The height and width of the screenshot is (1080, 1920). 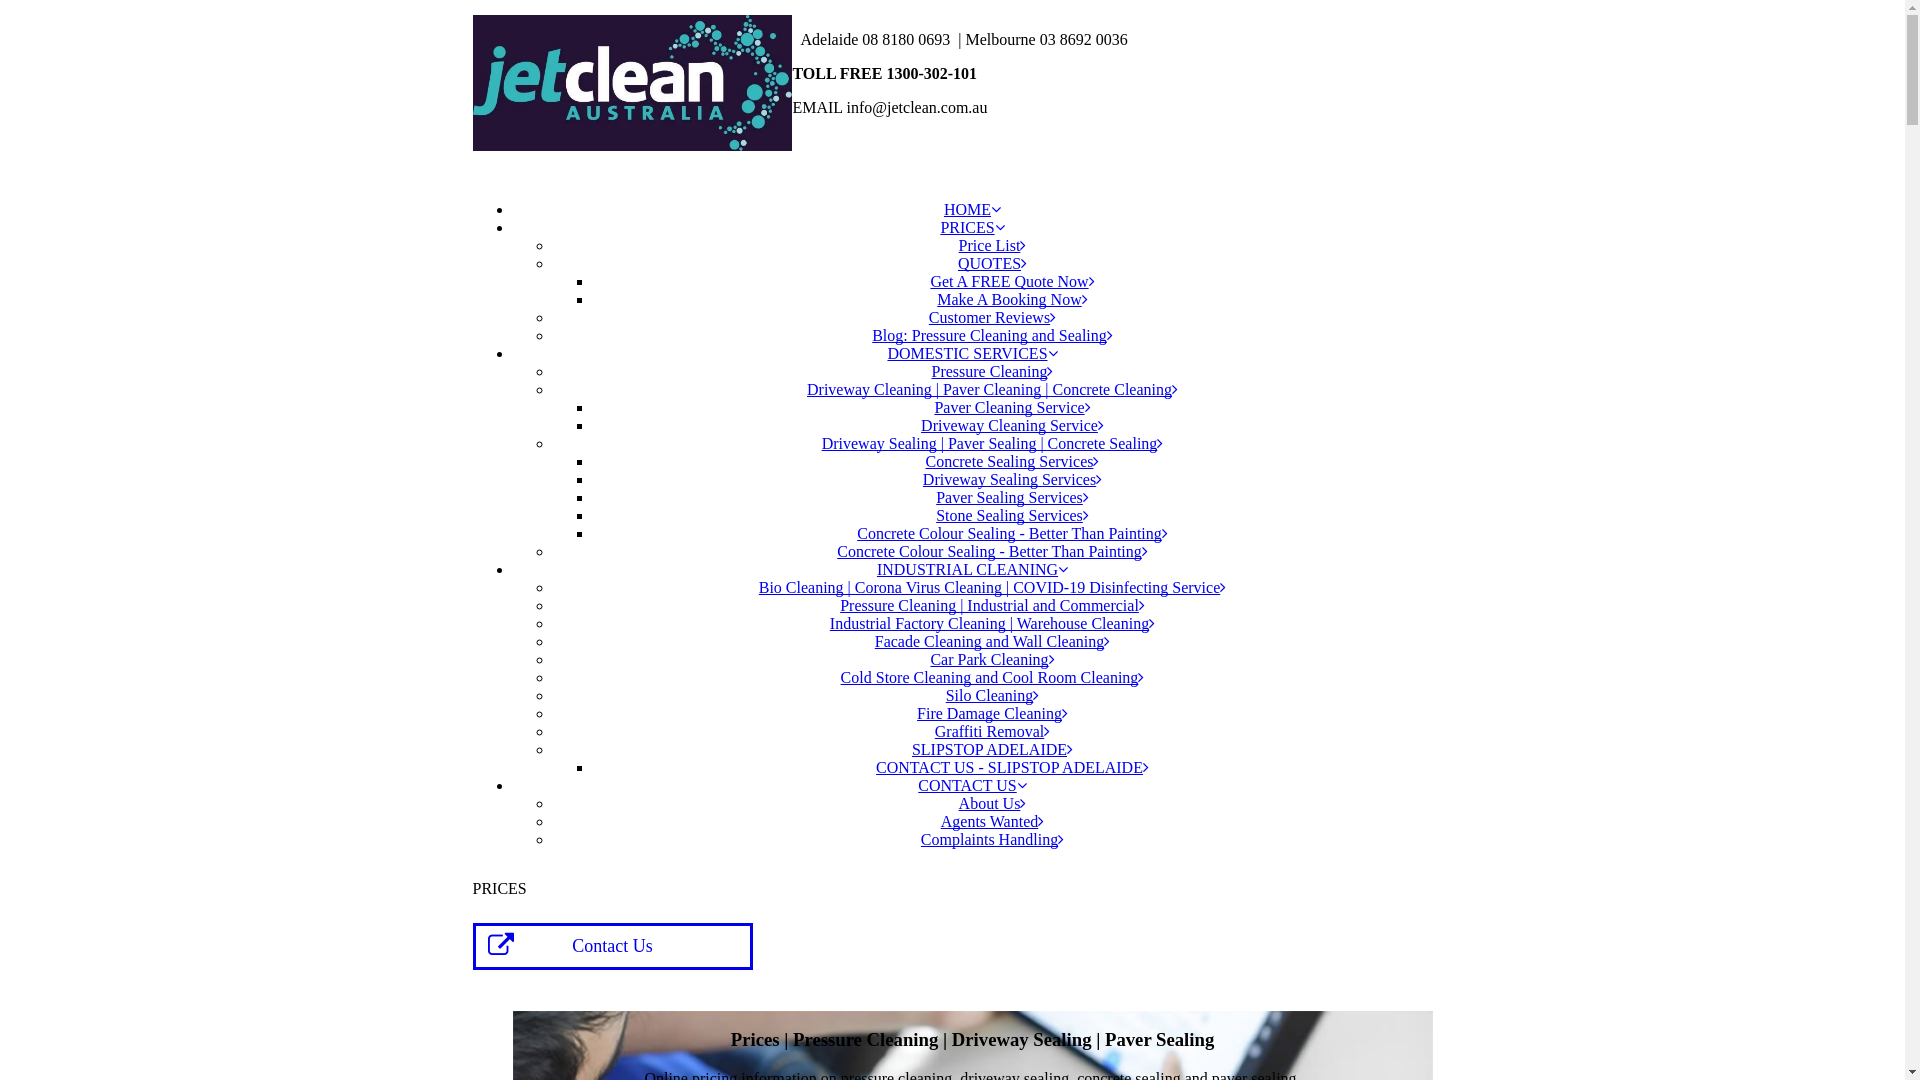 I want to click on 'DOMESTIC SERVICES', so click(x=886, y=352).